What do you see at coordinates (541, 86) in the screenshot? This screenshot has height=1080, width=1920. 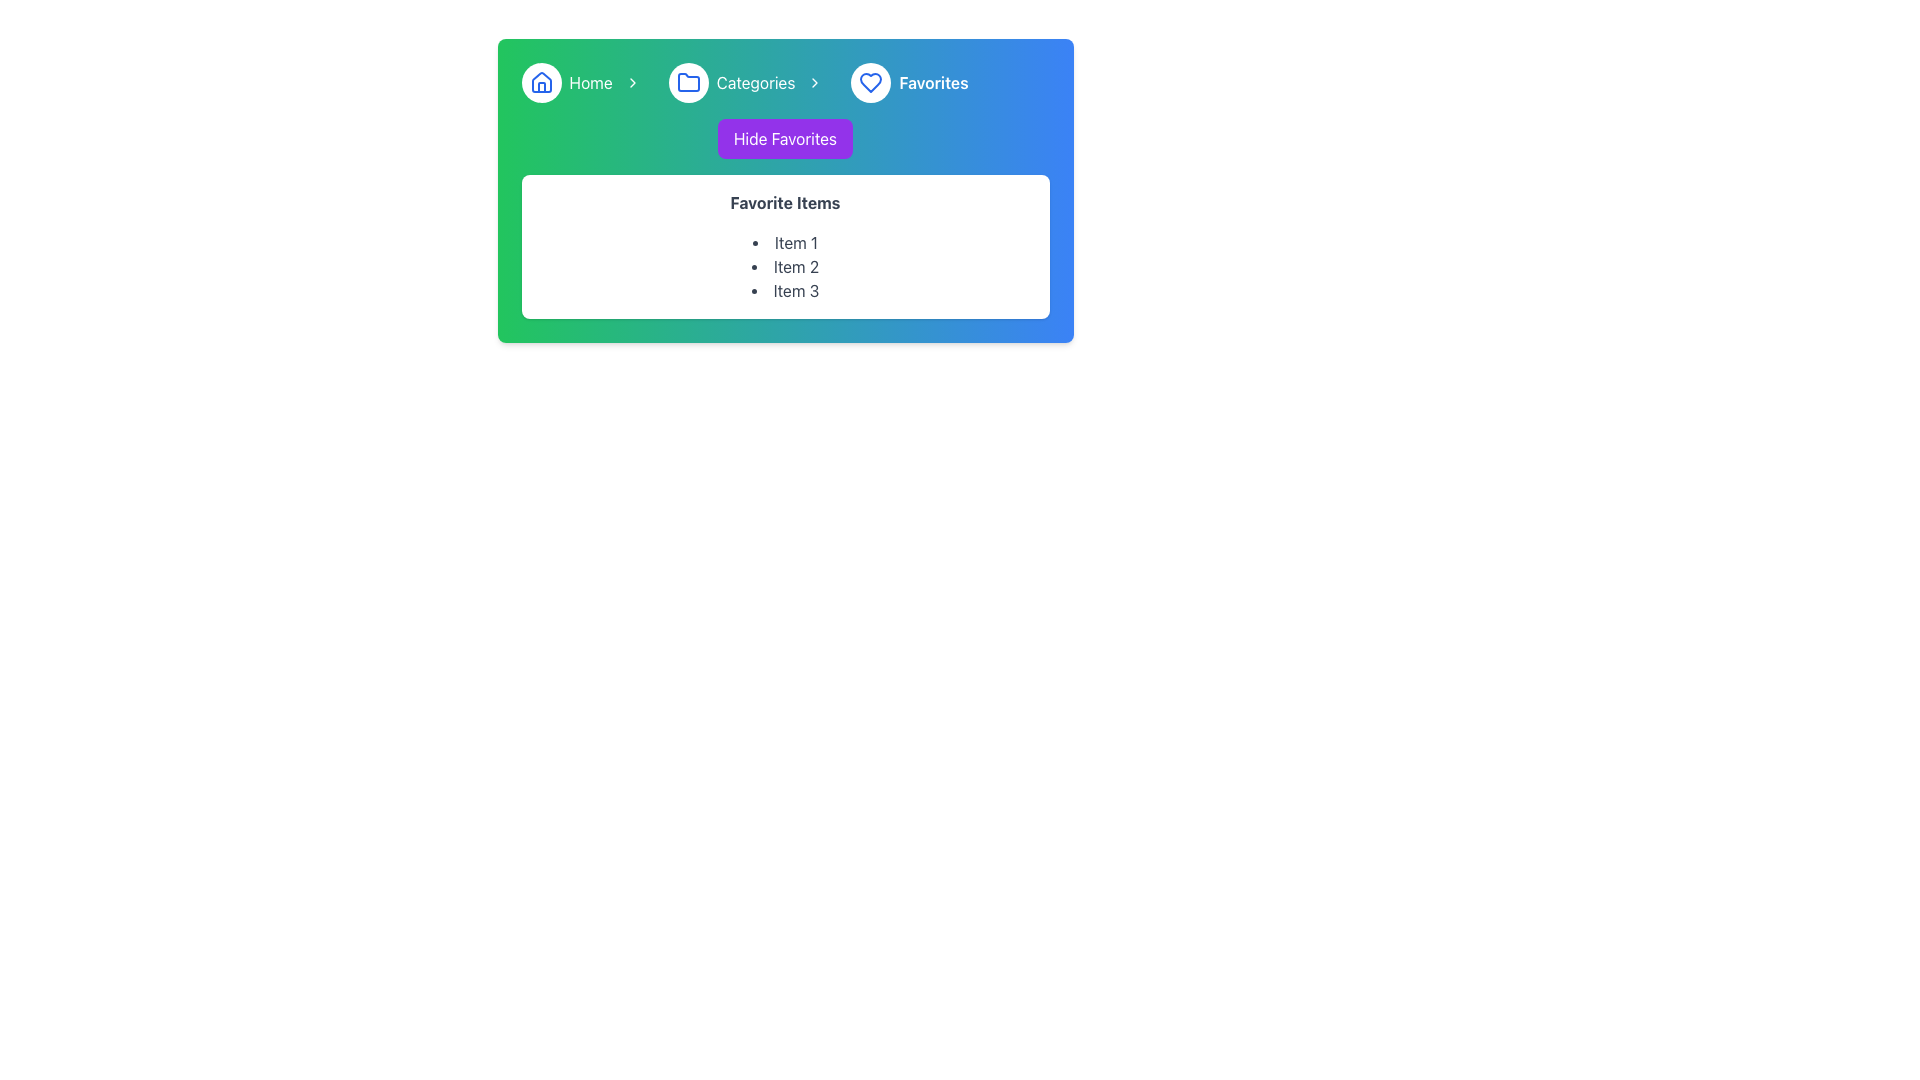 I see `the door-shaped graphical element located inside the house icon in the top-left corner of the interface` at bounding box center [541, 86].